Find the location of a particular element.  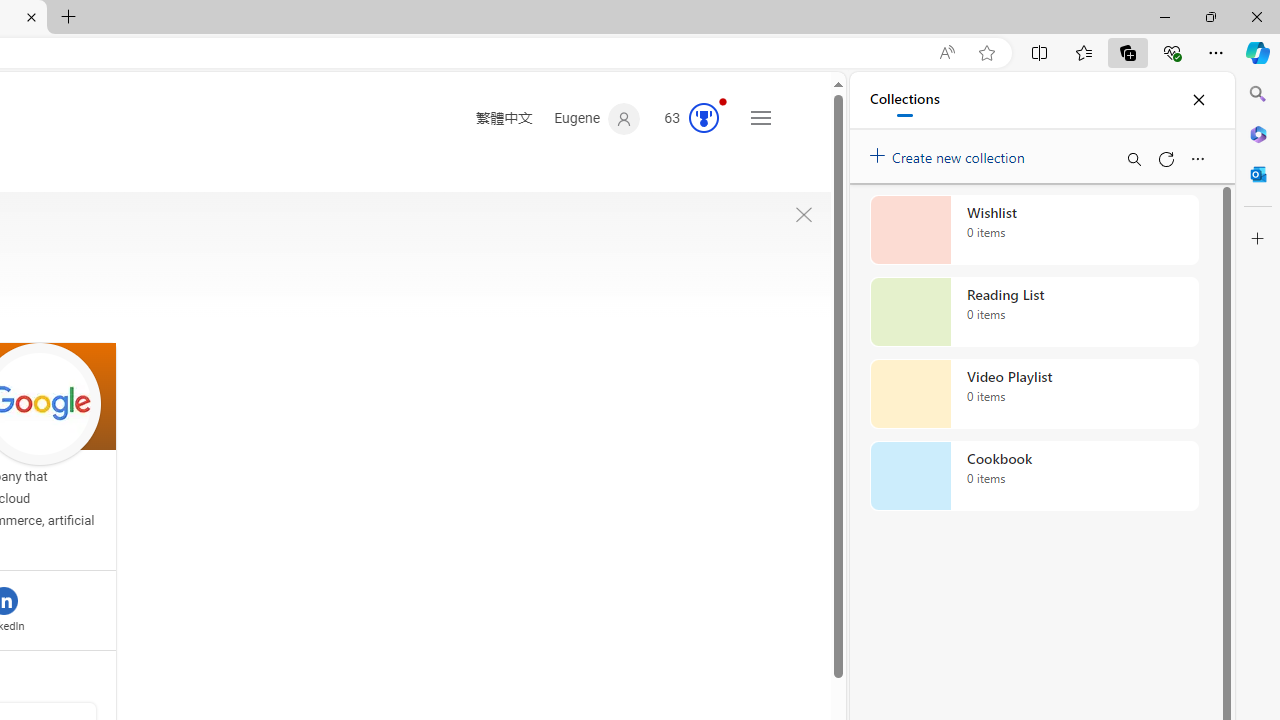

'Wishlist collection, 0 items' is located at coordinates (1034, 229).